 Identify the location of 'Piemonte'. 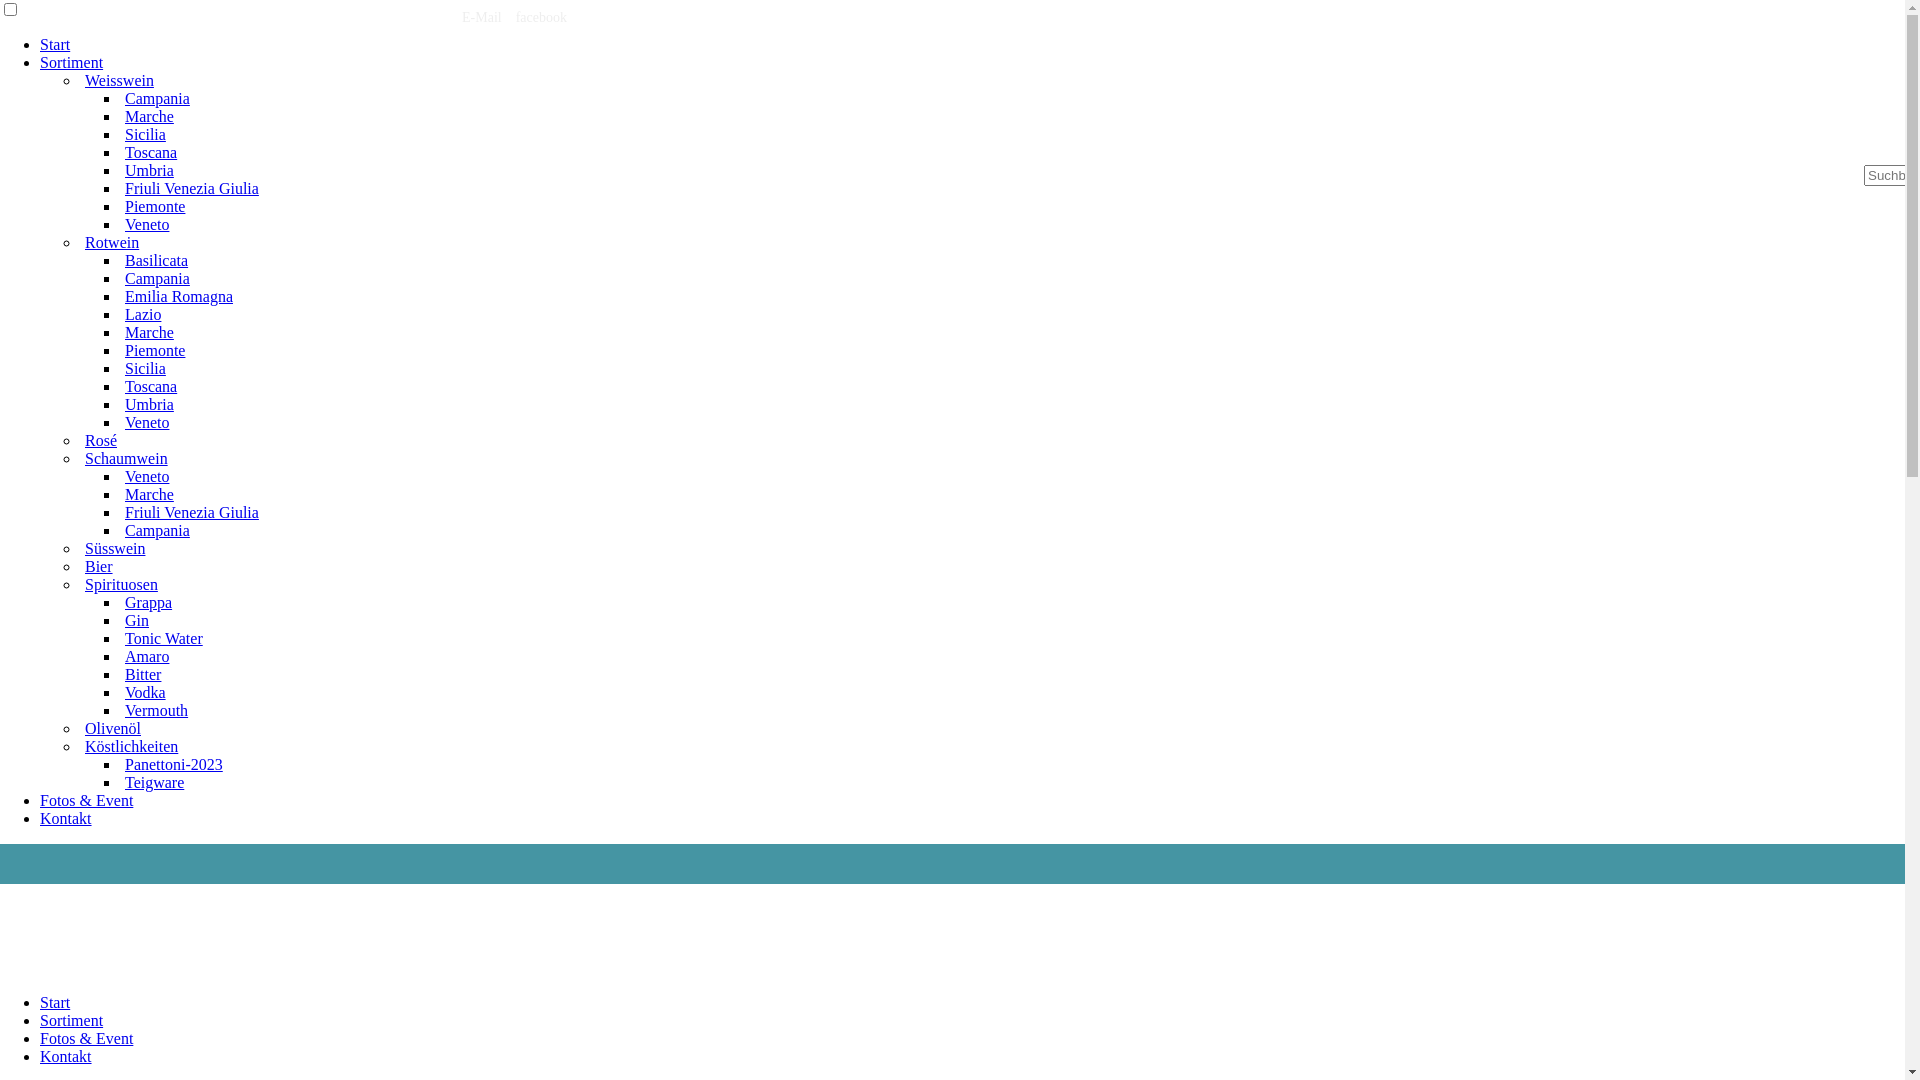
(153, 349).